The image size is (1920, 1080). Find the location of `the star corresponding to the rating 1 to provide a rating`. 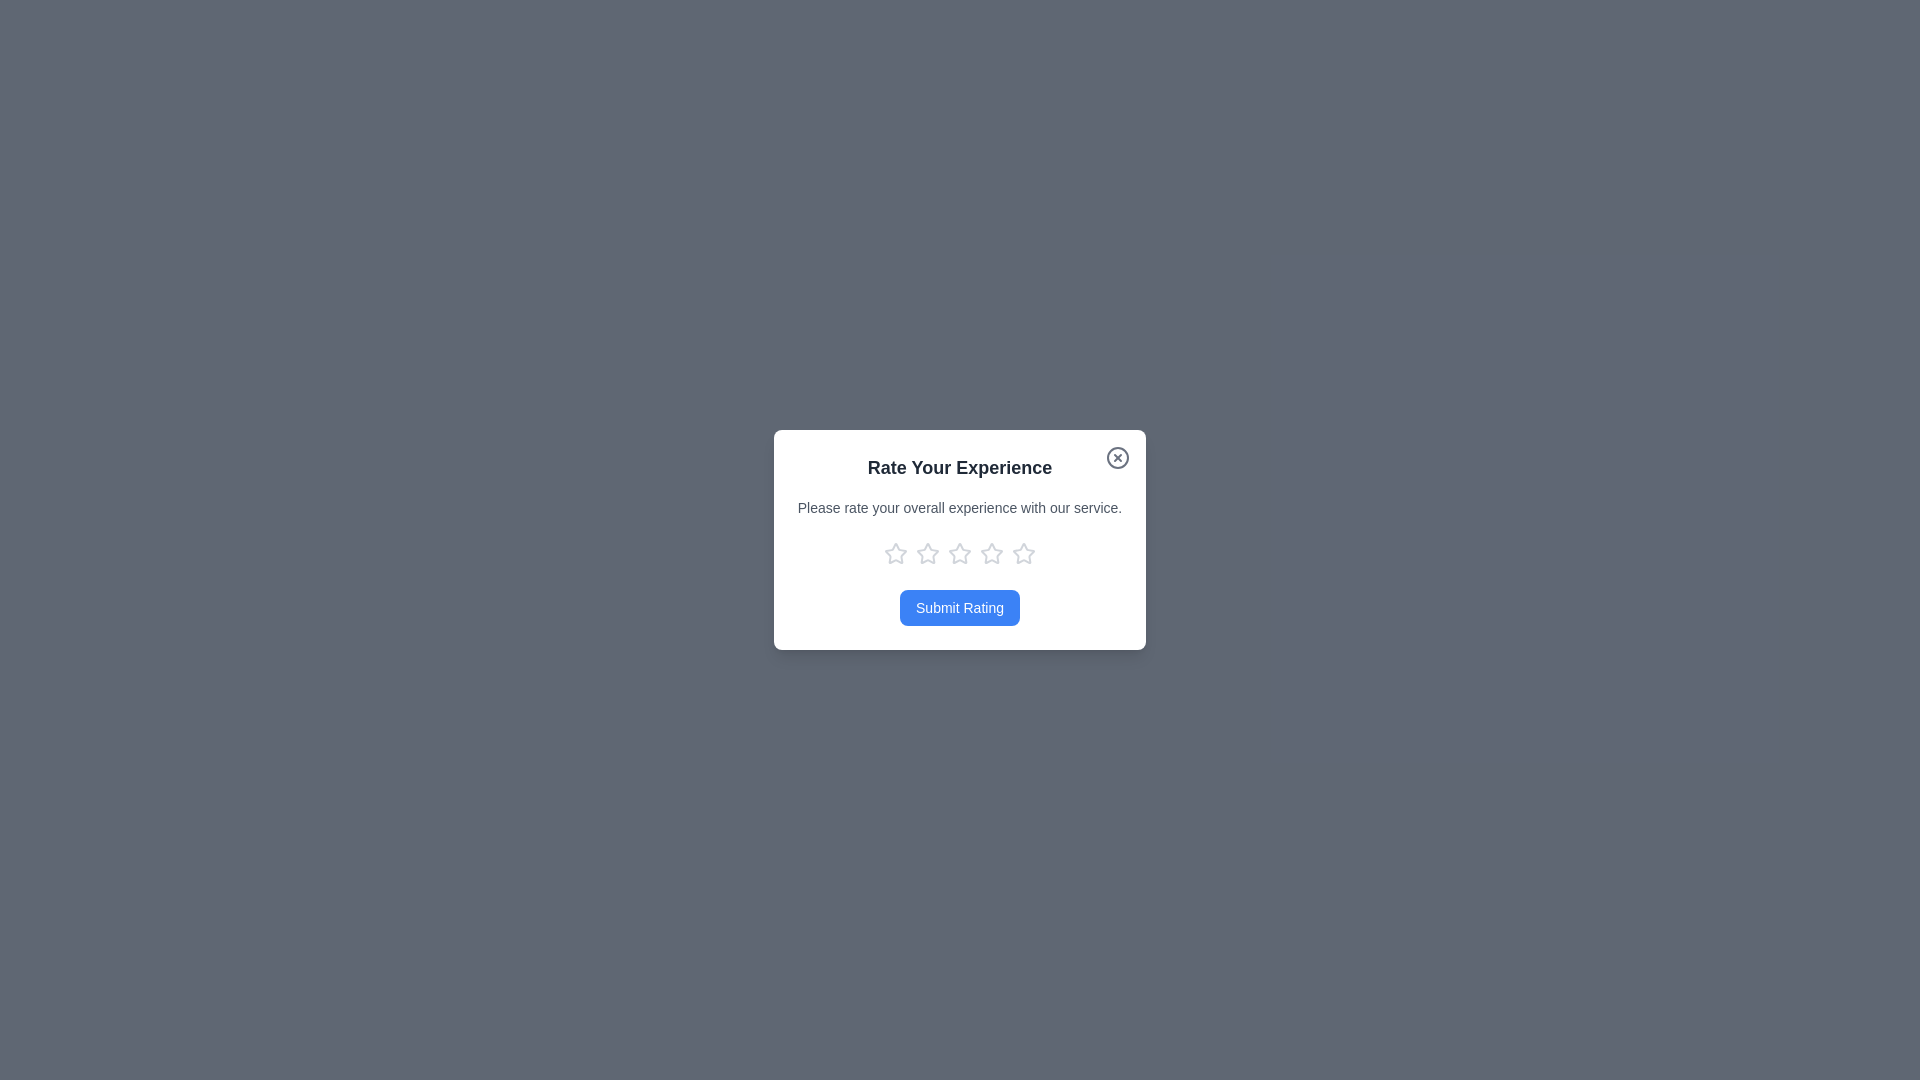

the star corresponding to the rating 1 to provide a rating is located at coordinates (895, 554).